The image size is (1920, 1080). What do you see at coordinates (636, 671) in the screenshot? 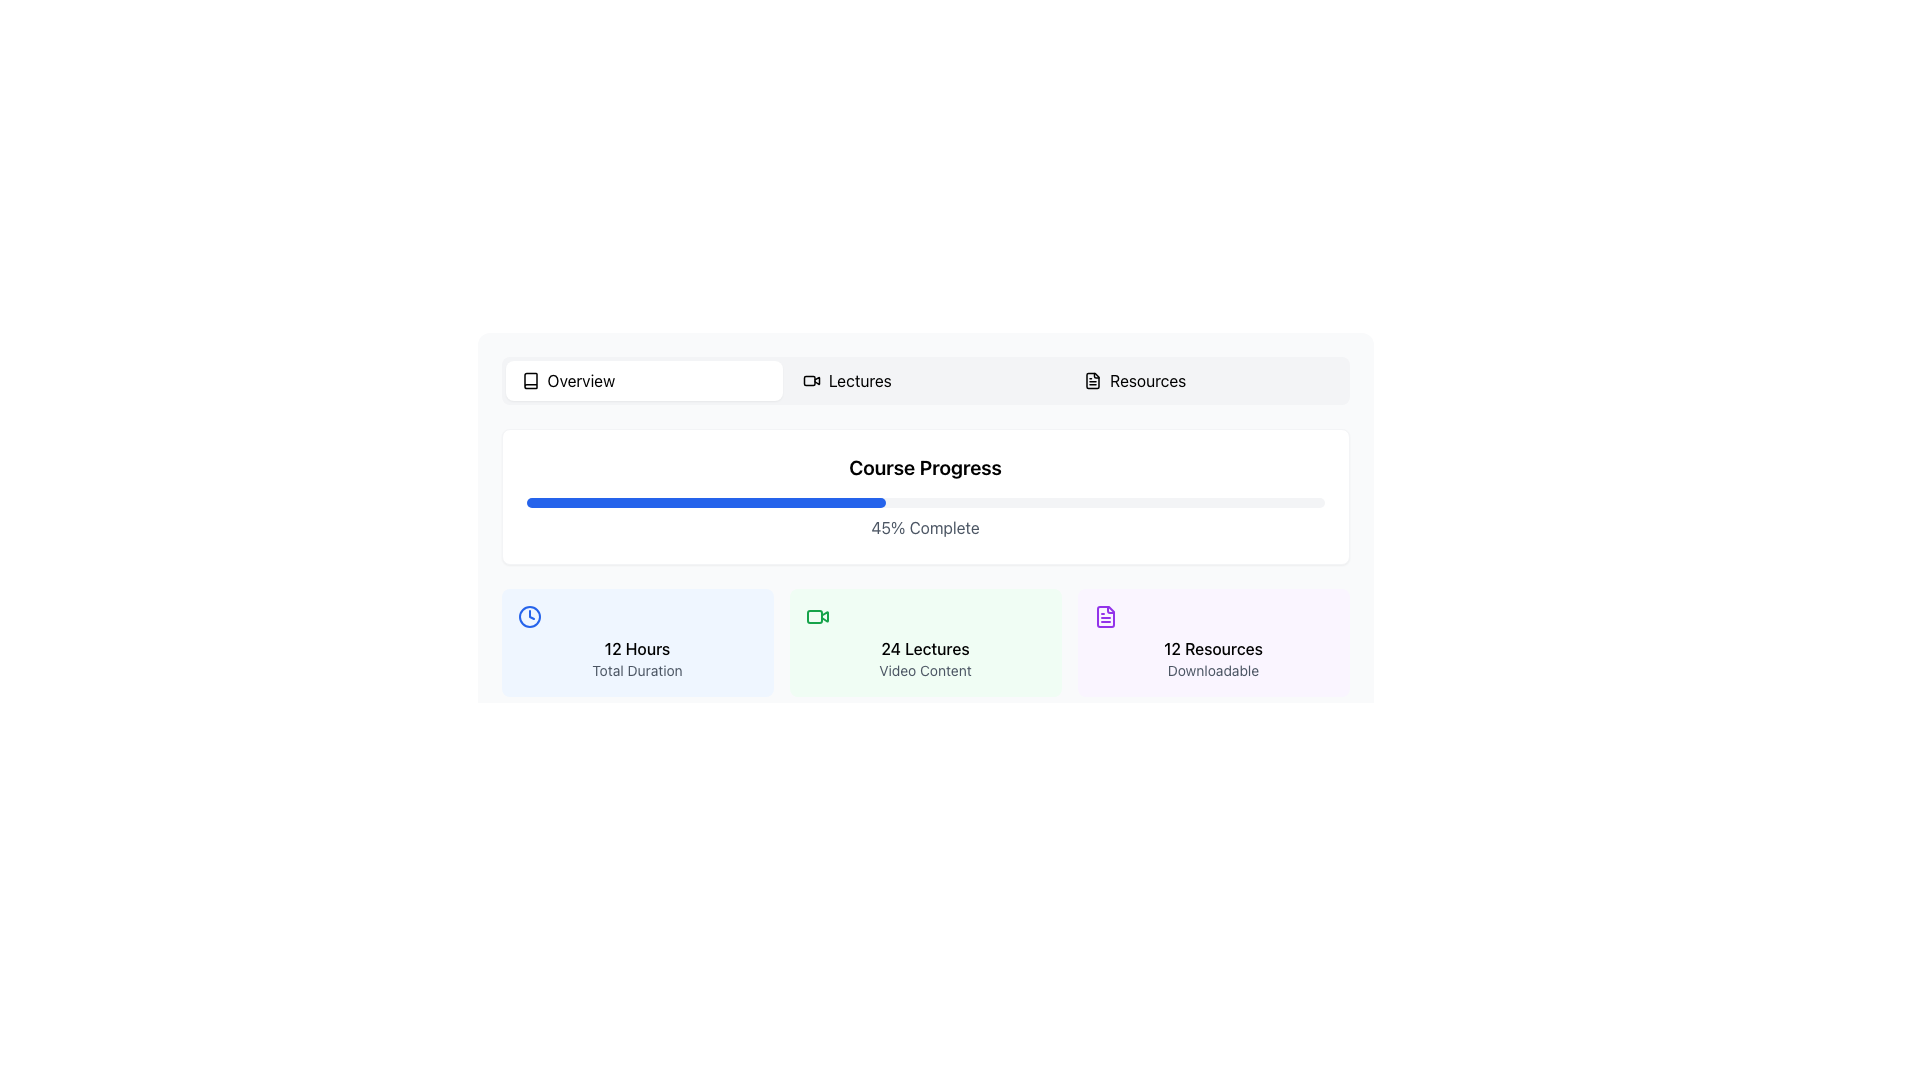
I see `the textual label displaying 'Total Duration' located below the '12 Hours' text in a blue-background box` at bounding box center [636, 671].